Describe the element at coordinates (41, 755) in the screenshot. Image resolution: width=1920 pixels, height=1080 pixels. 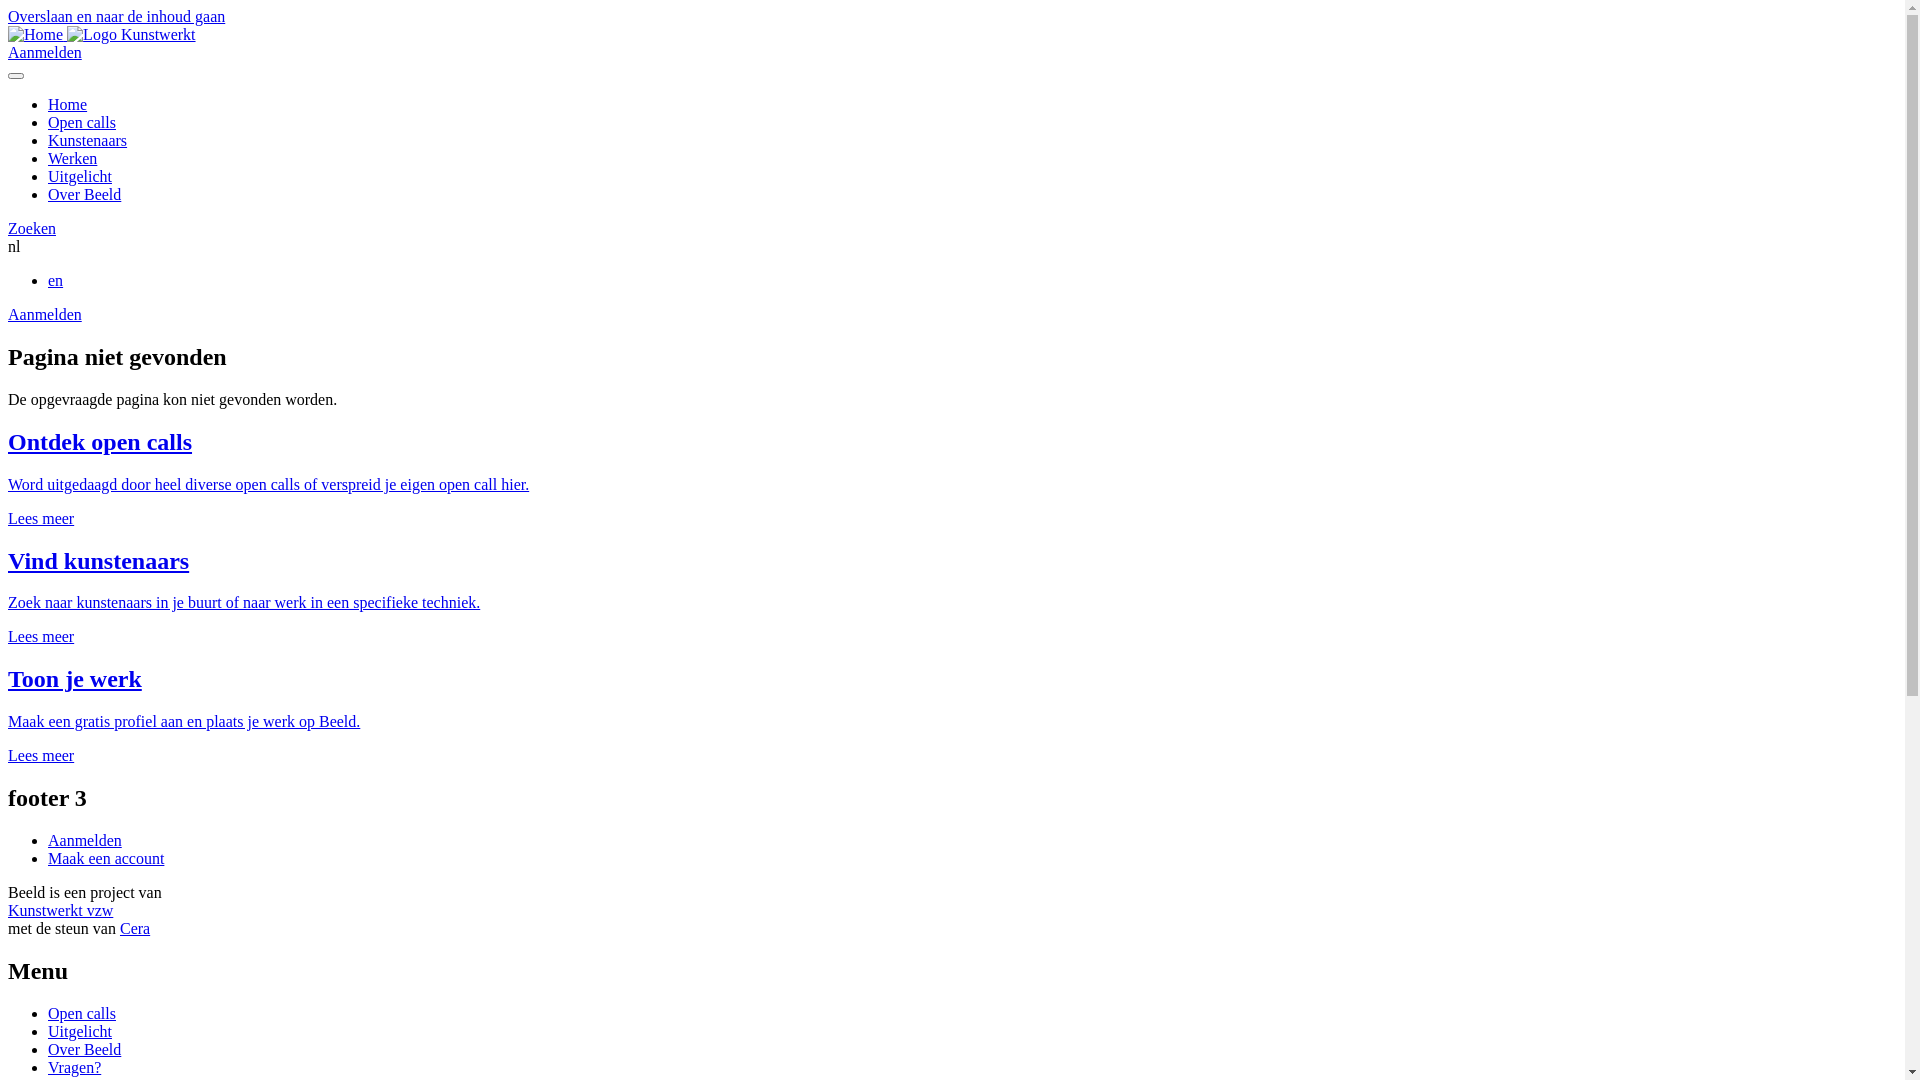
I see `'Lees meer'` at that location.